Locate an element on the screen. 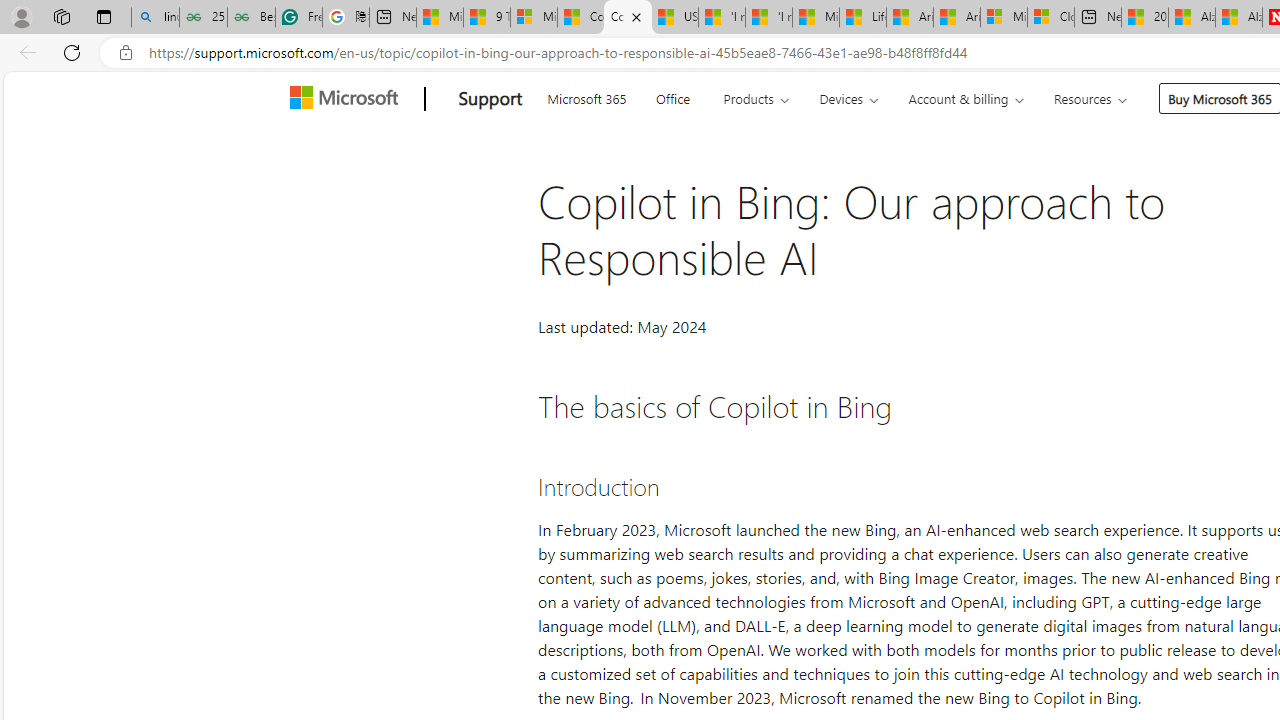 This screenshot has width=1280, height=720. 'USA TODAY - MSN' is located at coordinates (674, 17).